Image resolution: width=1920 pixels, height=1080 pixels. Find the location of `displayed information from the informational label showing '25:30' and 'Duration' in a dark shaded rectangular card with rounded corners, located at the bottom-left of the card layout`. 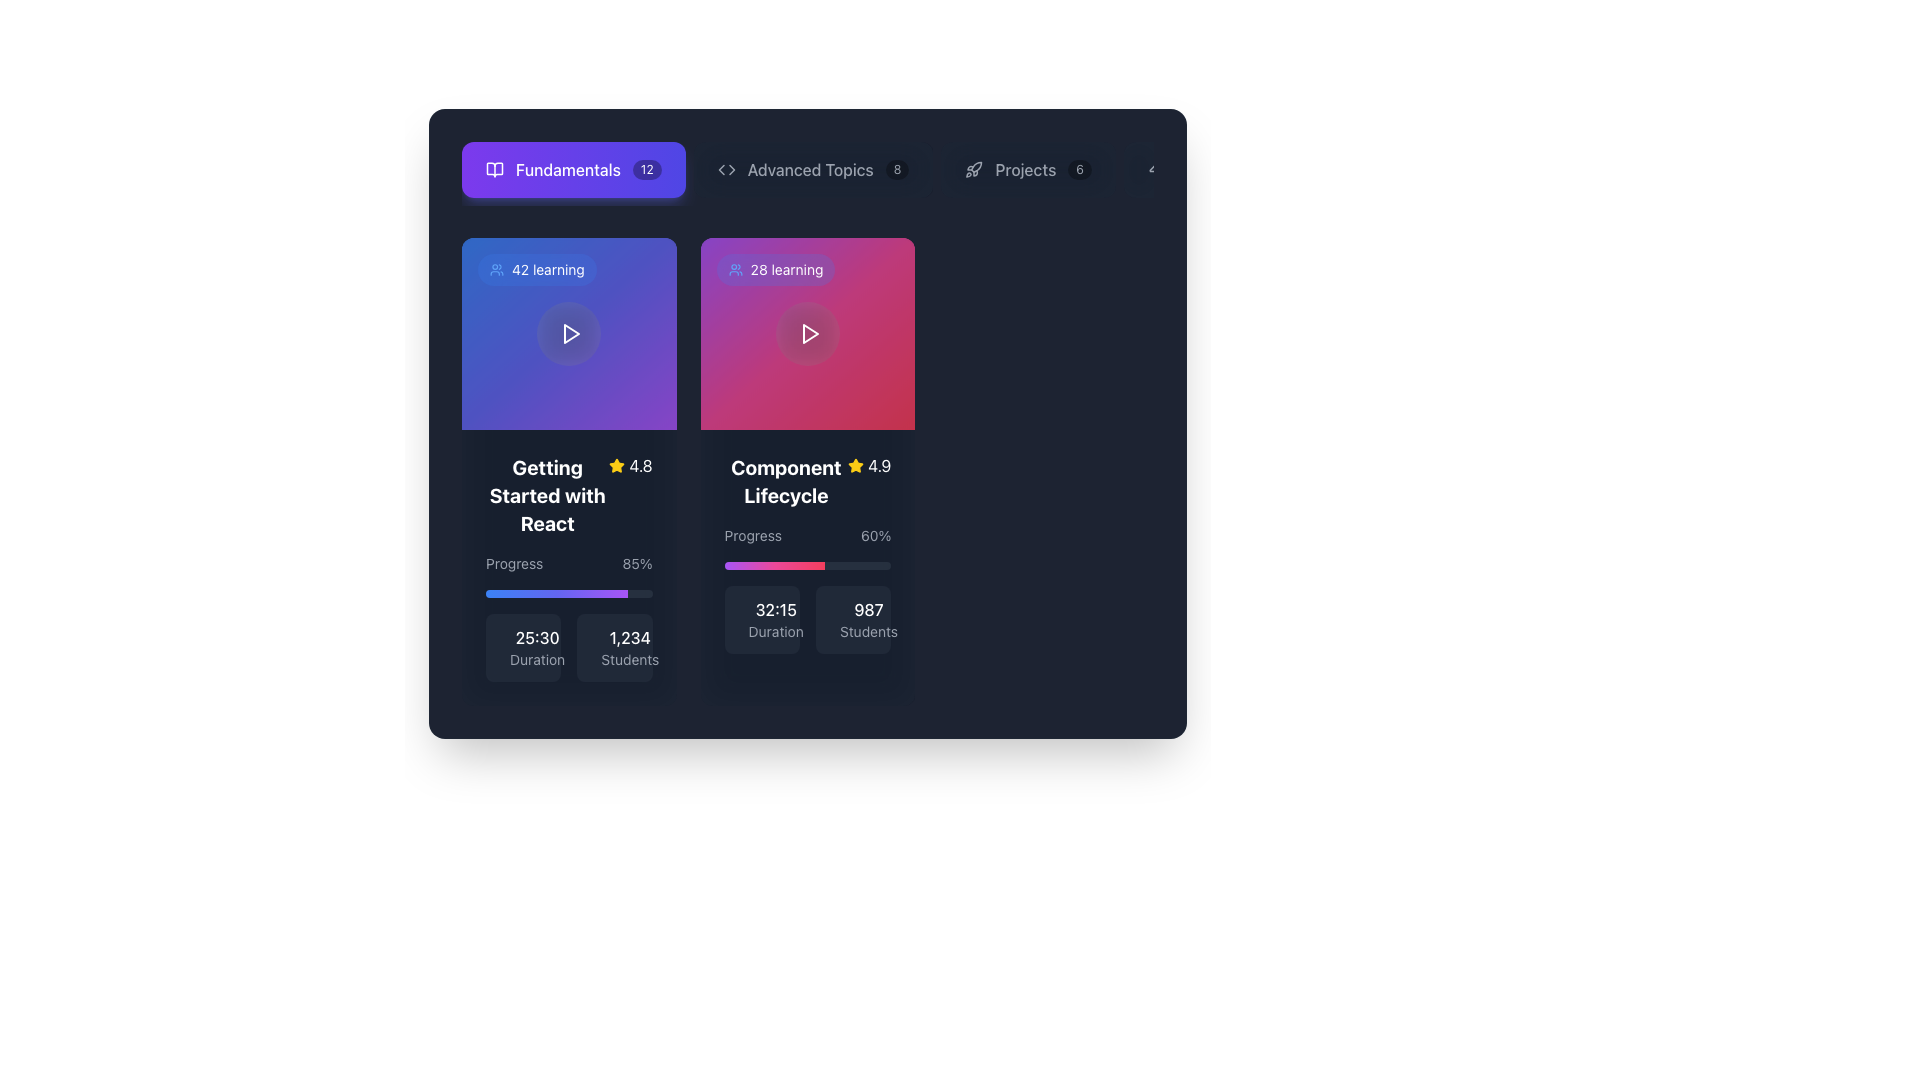

displayed information from the informational label showing '25:30' and 'Duration' in a dark shaded rectangular card with rounded corners, located at the bottom-left of the card layout is located at coordinates (523, 648).